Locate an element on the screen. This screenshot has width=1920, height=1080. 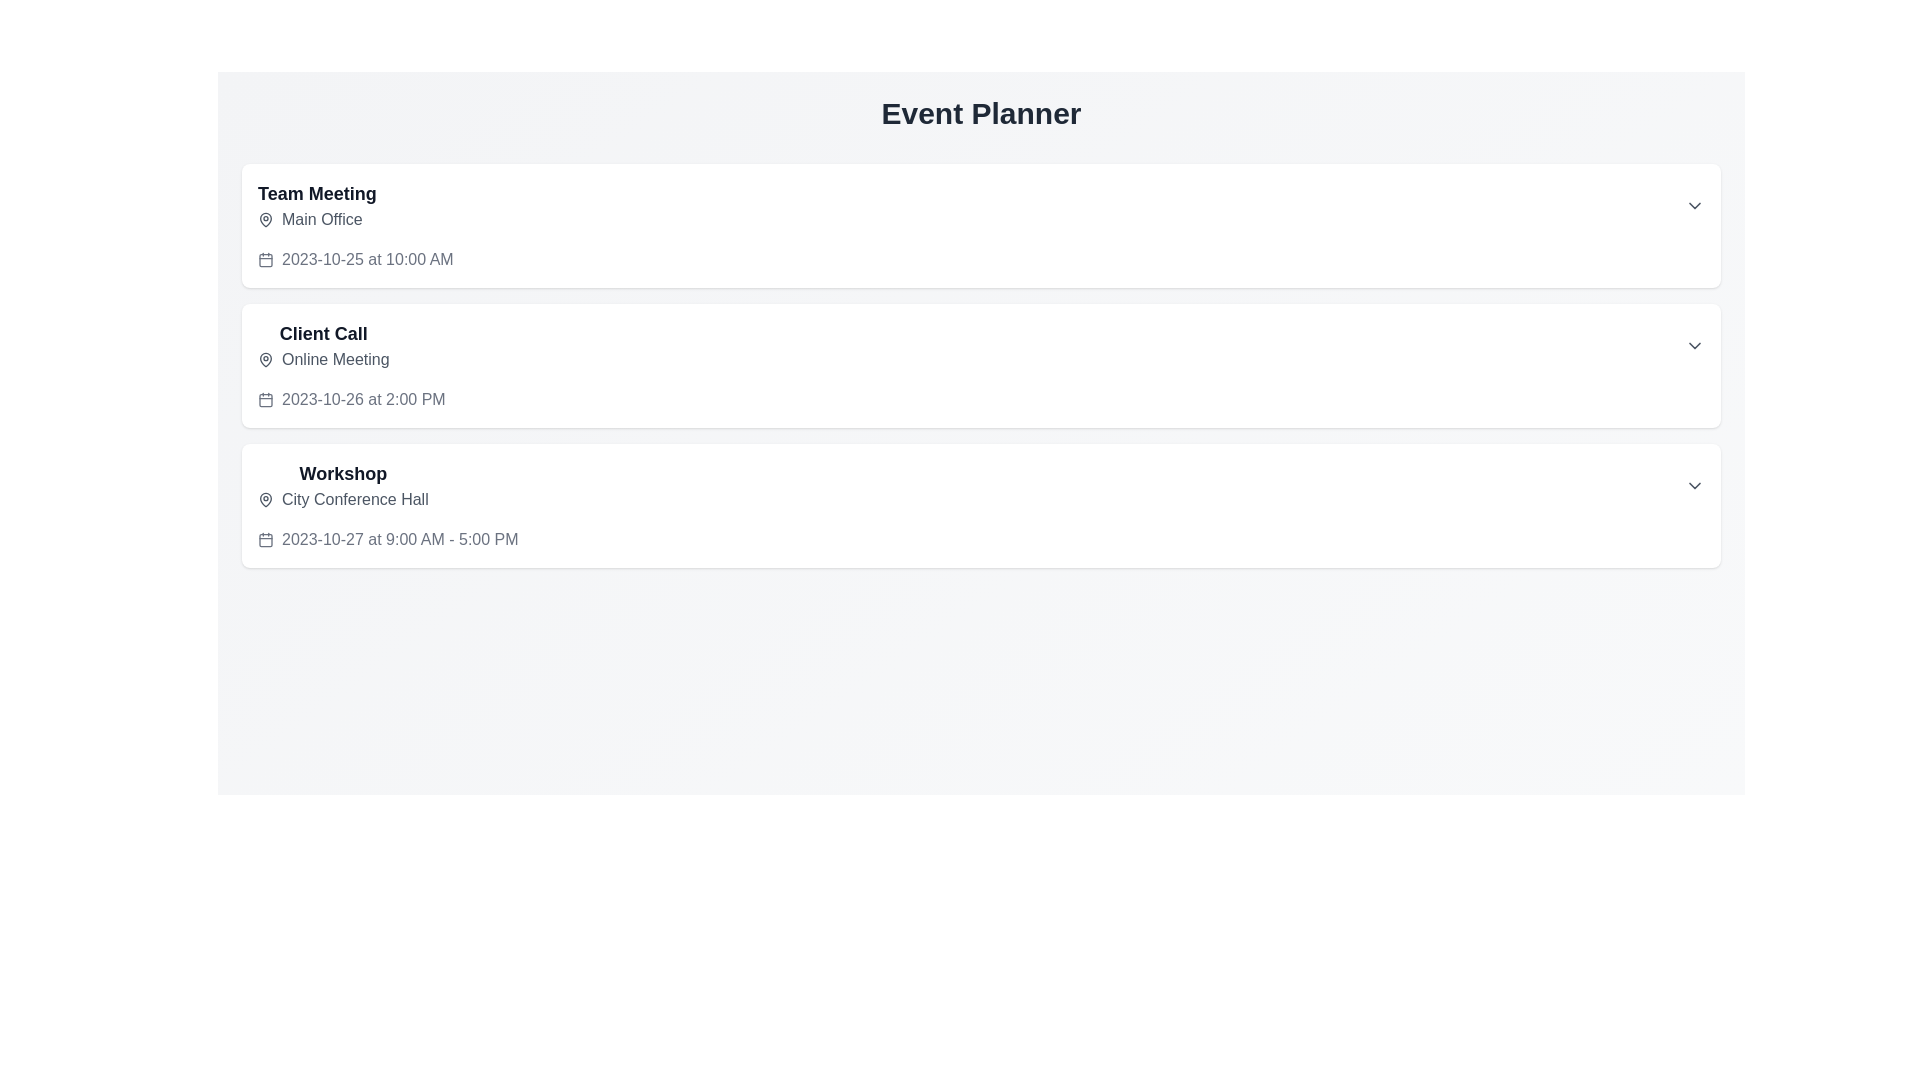
the Text label that serves as the title for the event, displaying 'Team Meeting' is located at coordinates (316, 193).